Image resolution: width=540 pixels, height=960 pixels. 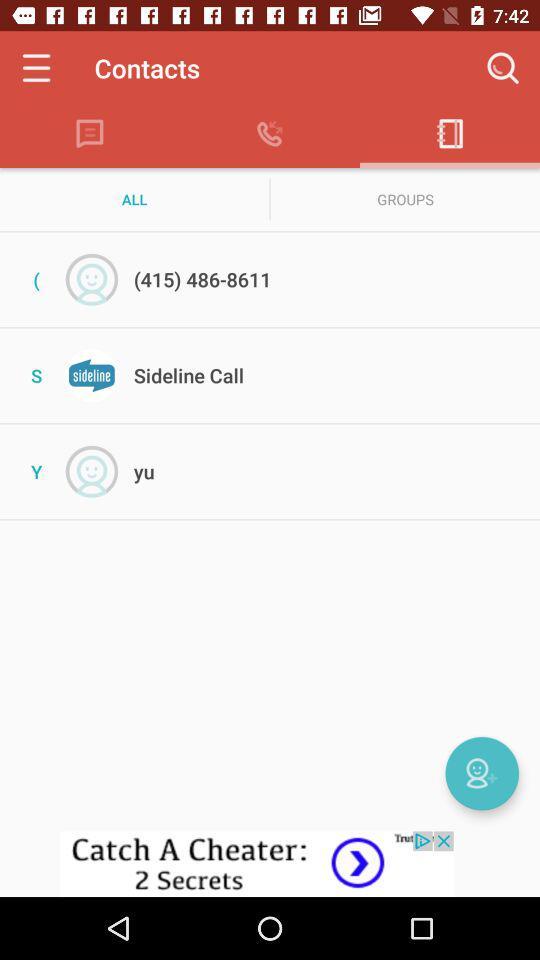 What do you see at coordinates (270, 863) in the screenshot?
I see `the advertisement` at bounding box center [270, 863].